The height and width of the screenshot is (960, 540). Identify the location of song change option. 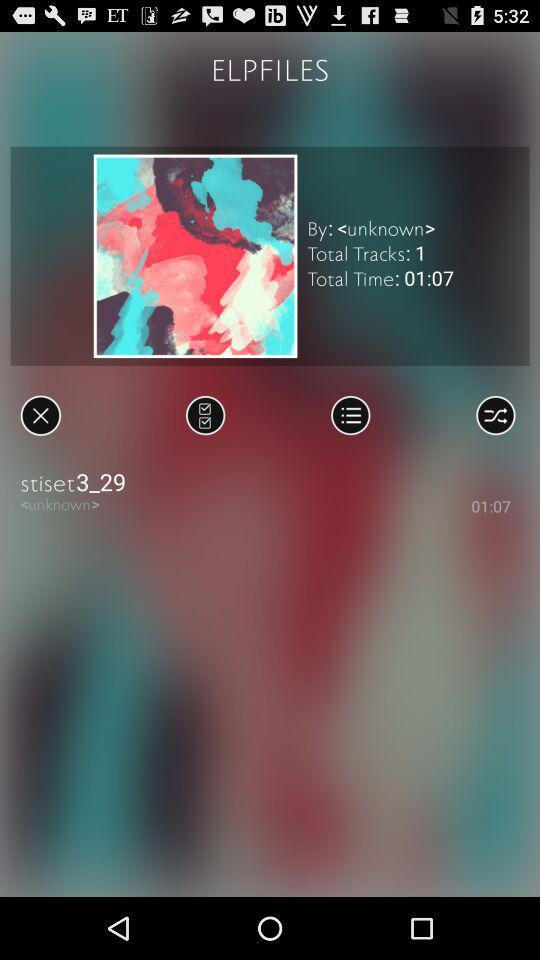
(204, 414).